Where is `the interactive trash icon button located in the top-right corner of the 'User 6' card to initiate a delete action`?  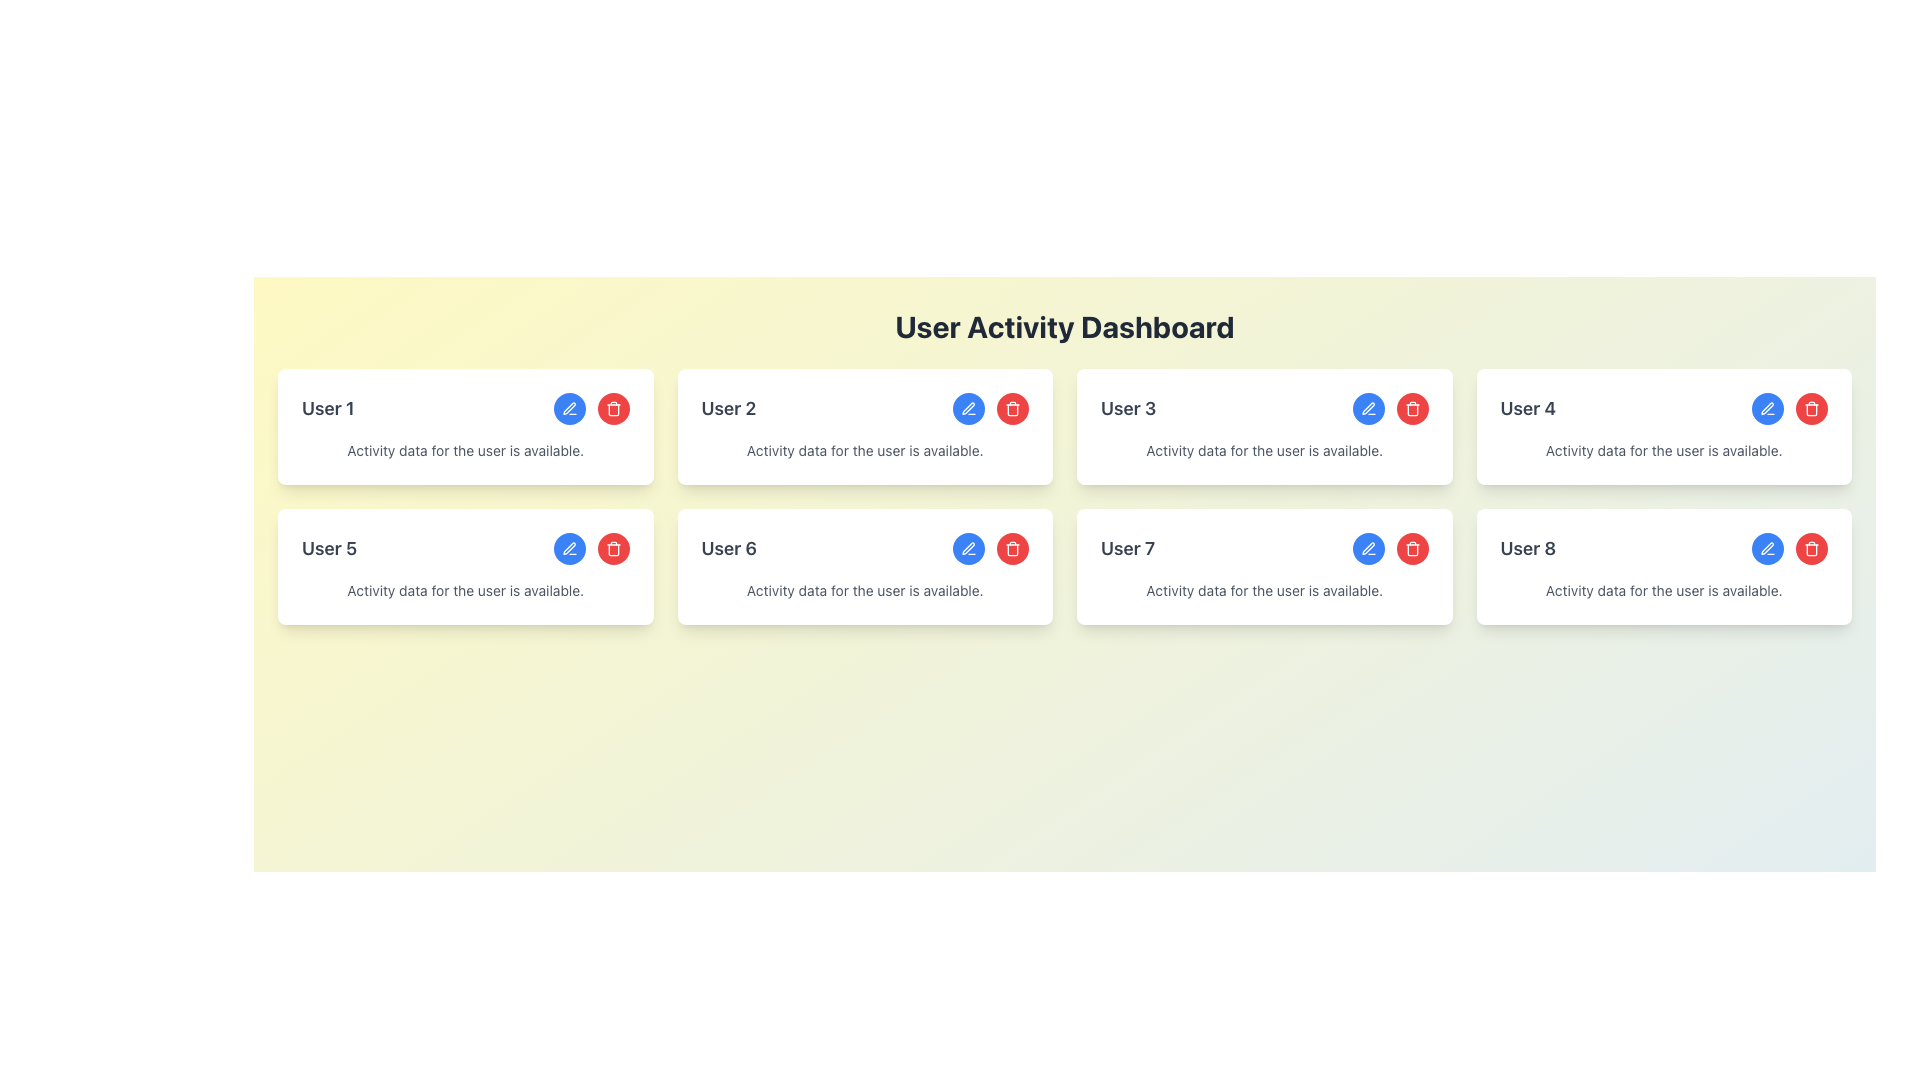 the interactive trash icon button located in the top-right corner of the 'User 6' card to initiate a delete action is located at coordinates (612, 548).